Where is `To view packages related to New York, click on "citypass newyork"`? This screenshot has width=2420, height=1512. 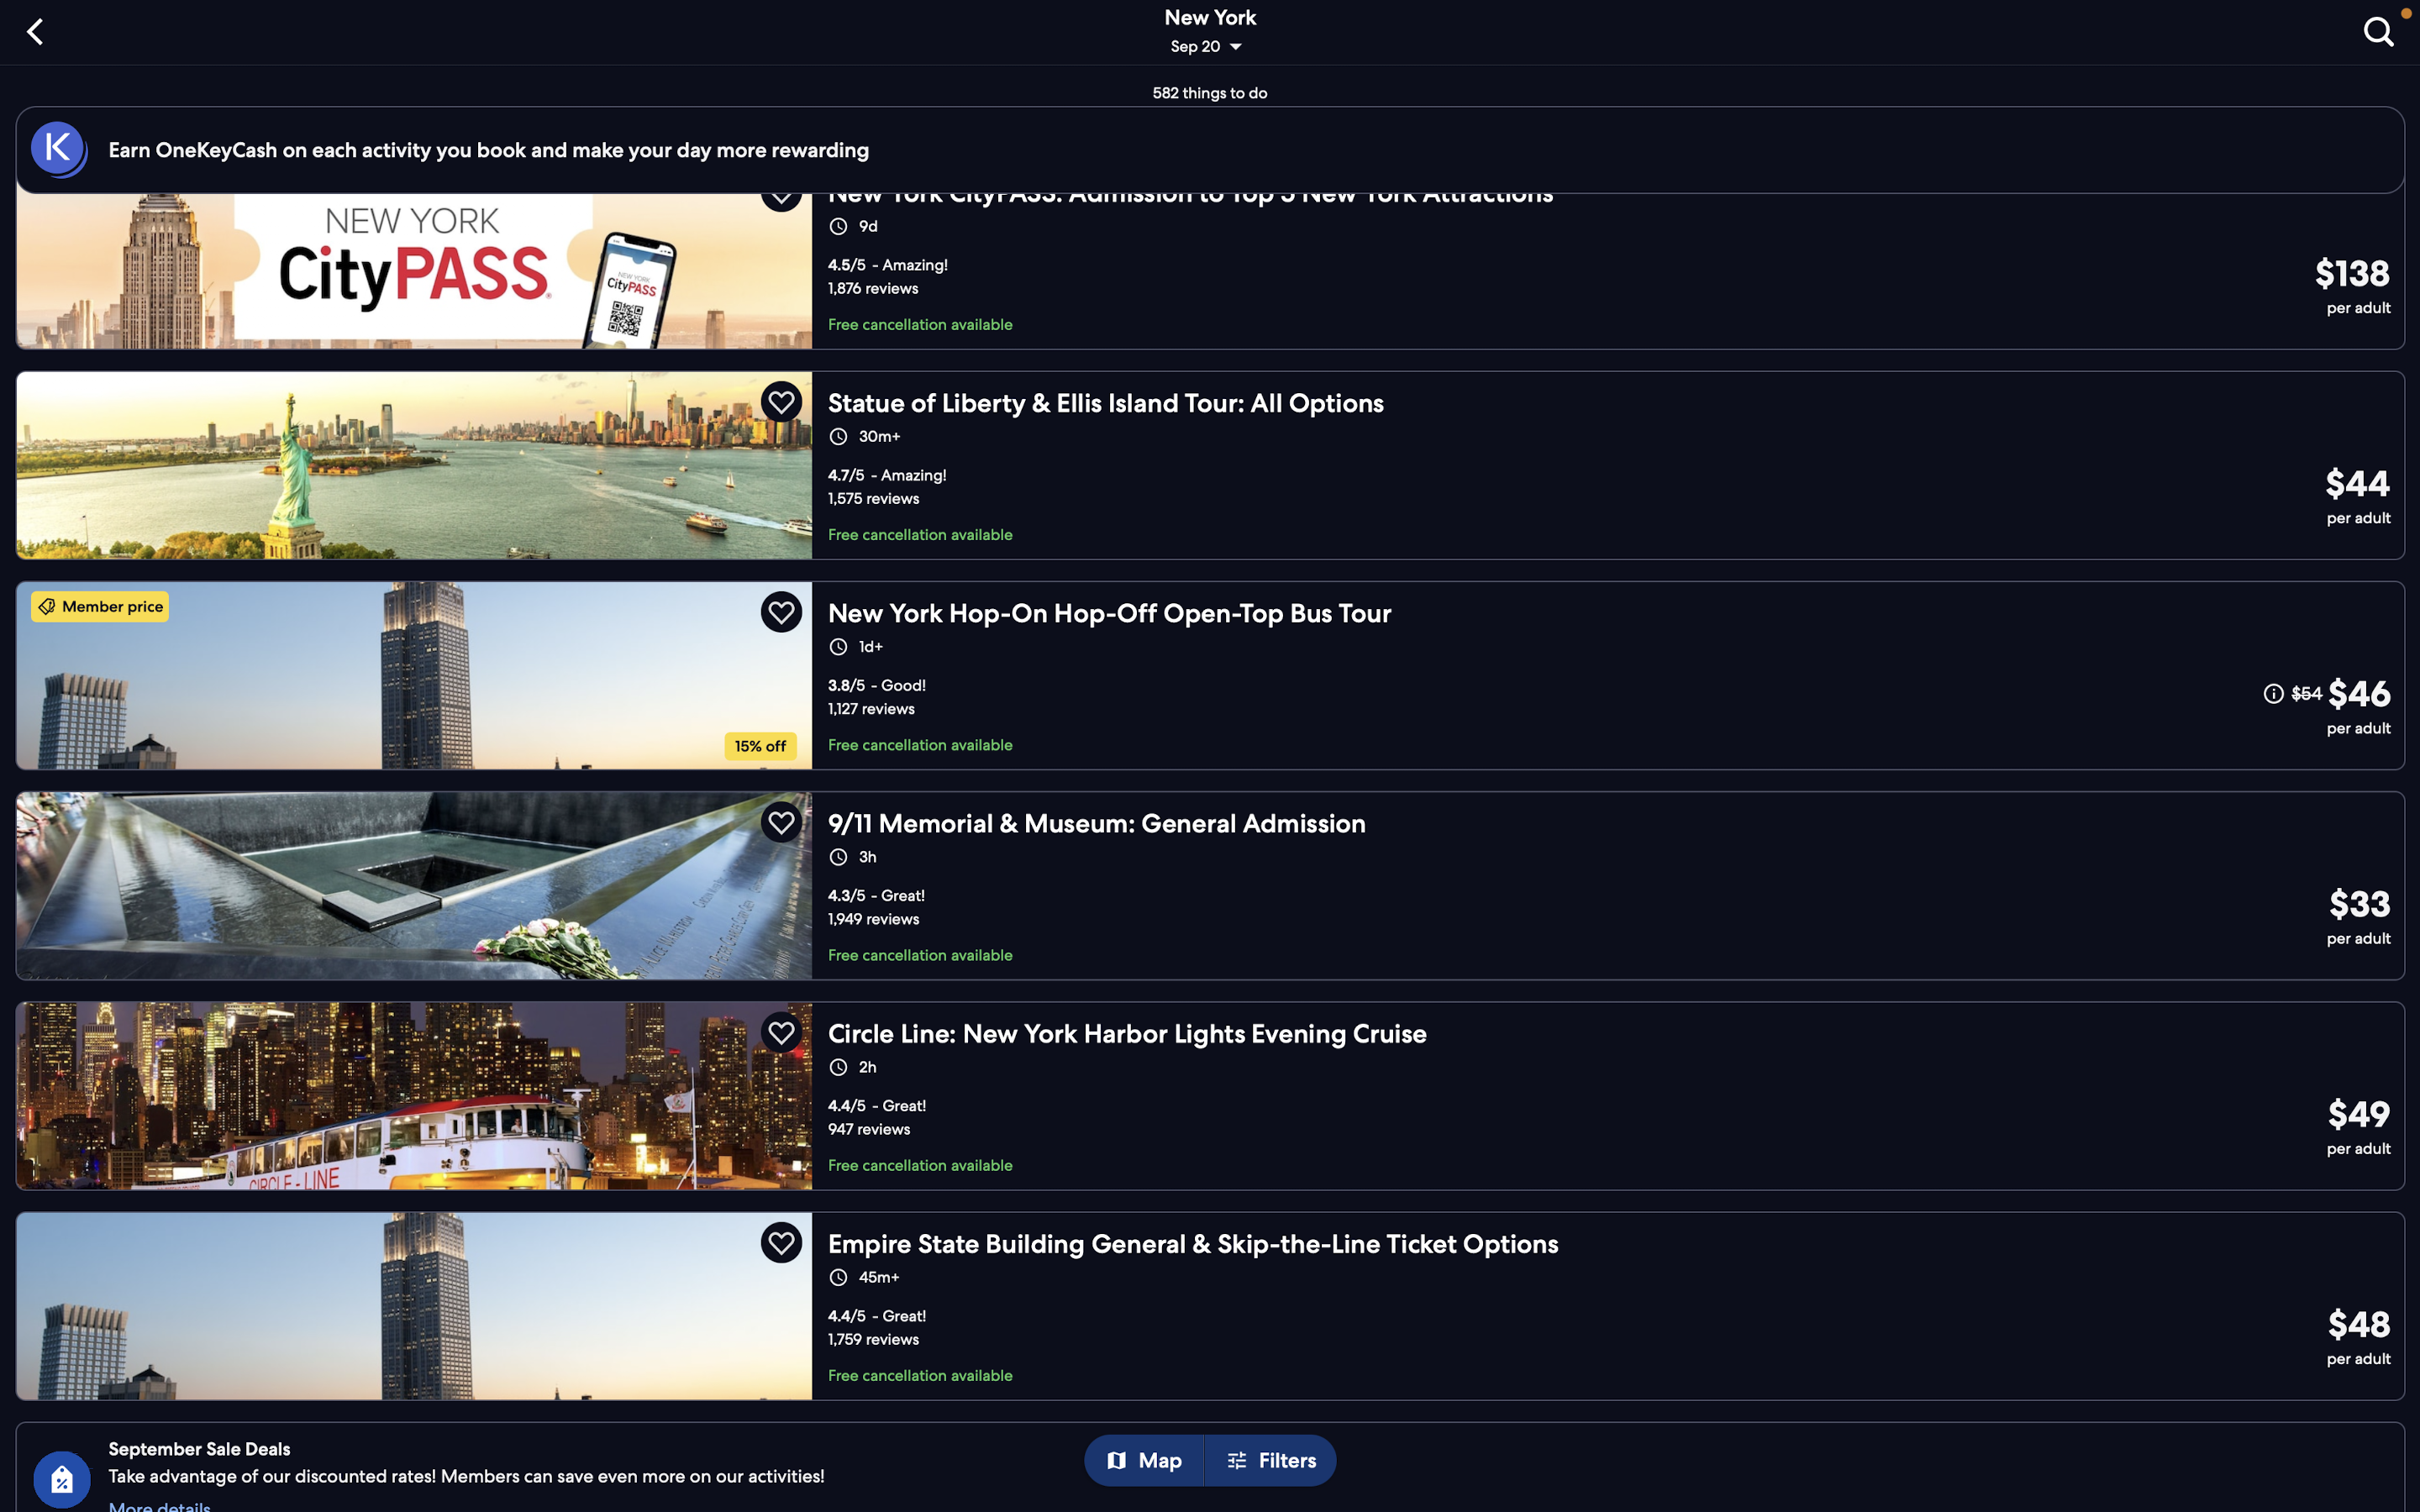
To view packages related to New York, click on "citypass newyork" is located at coordinates (1217, 271).